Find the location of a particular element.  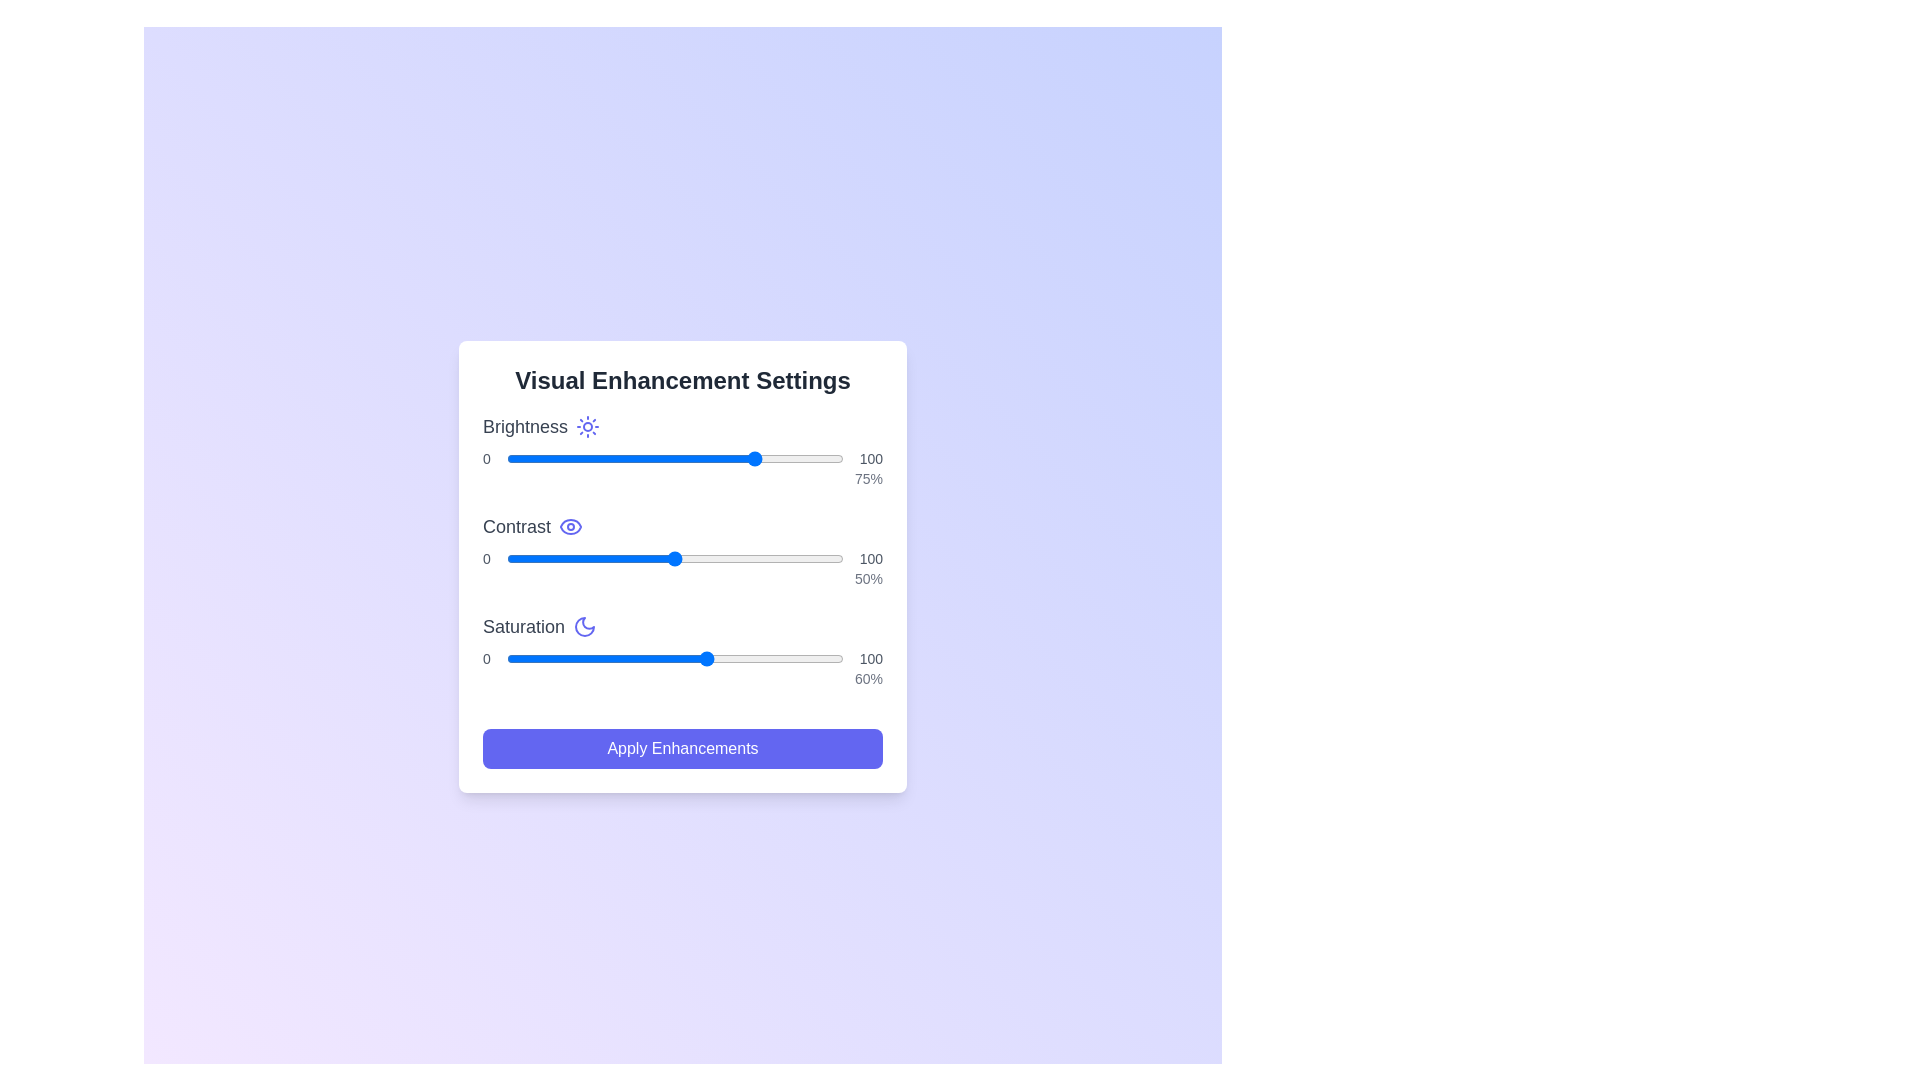

the saturation slider to 48% is located at coordinates (668, 659).